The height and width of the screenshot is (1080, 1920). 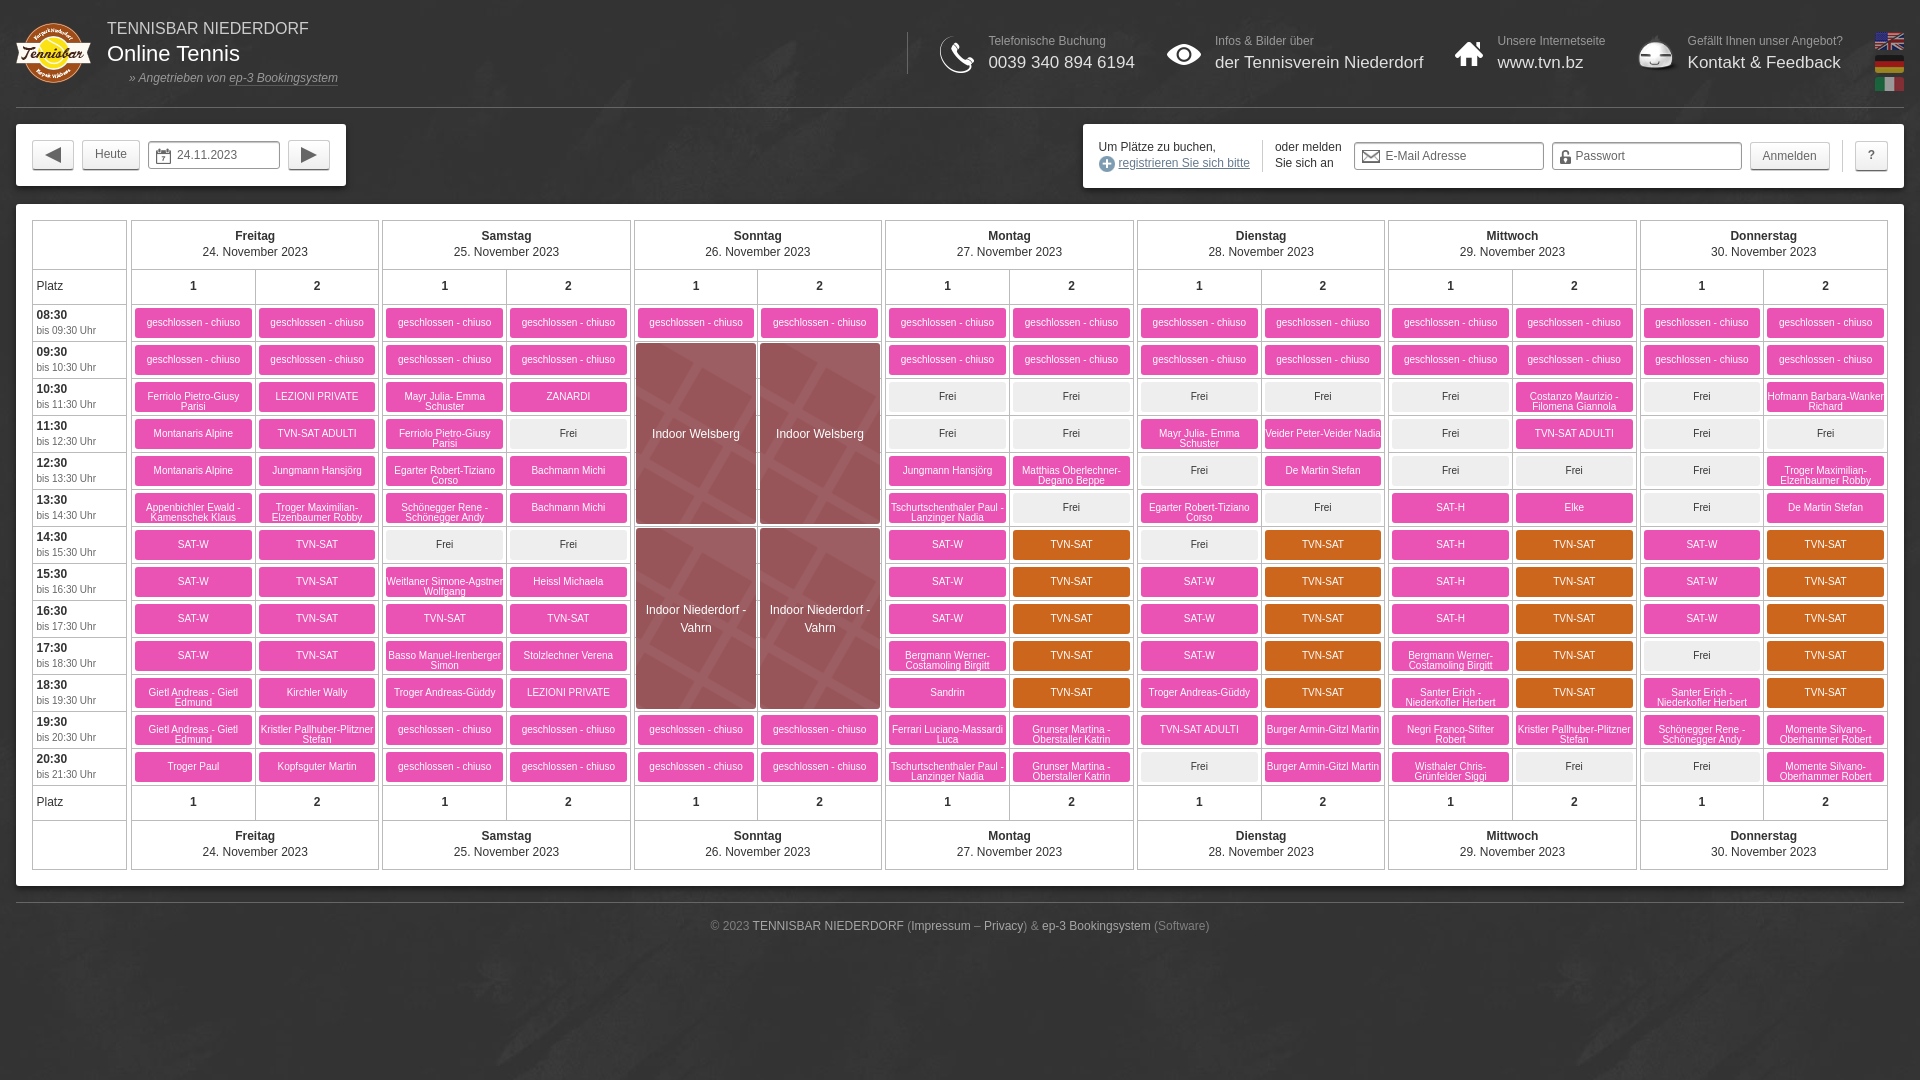 What do you see at coordinates (939, 925) in the screenshot?
I see `'Impressum'` at bounding box center [939, 925].